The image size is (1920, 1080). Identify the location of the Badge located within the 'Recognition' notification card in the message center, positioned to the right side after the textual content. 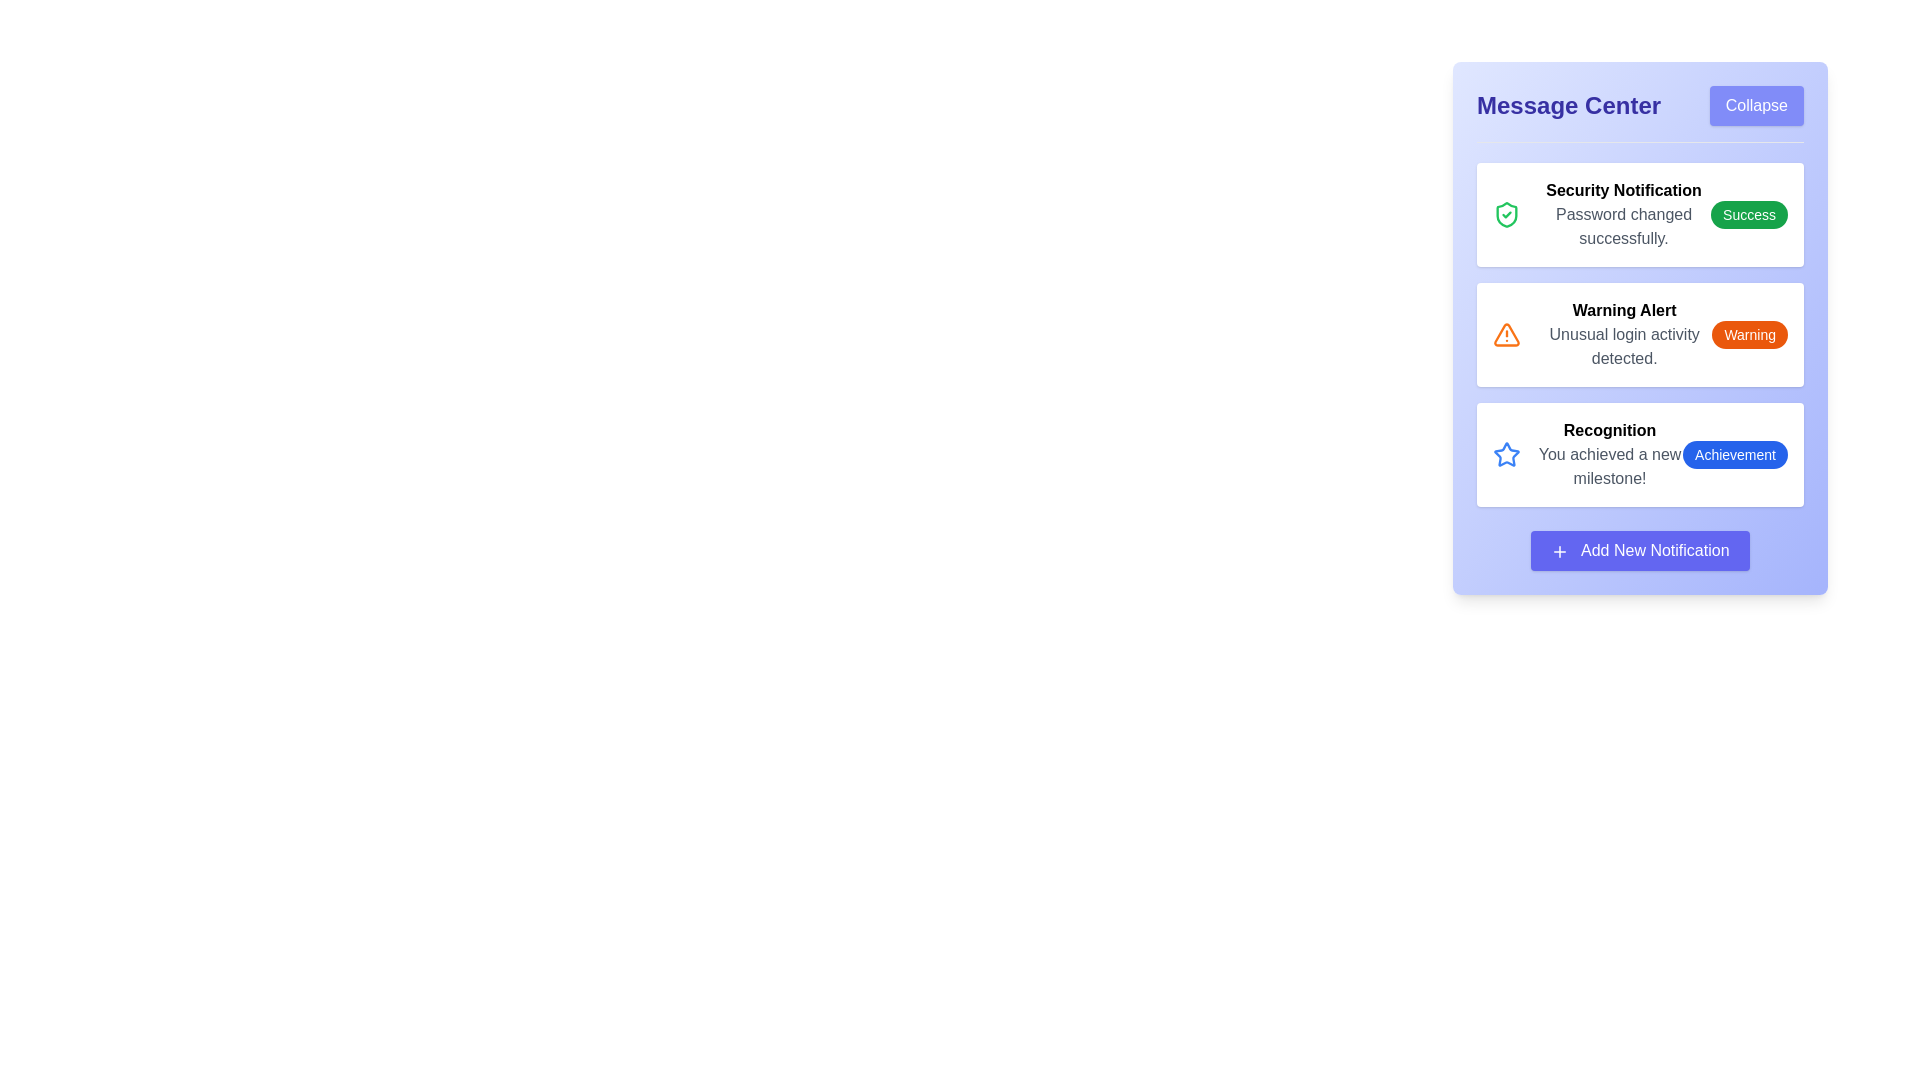
(1734, 455).